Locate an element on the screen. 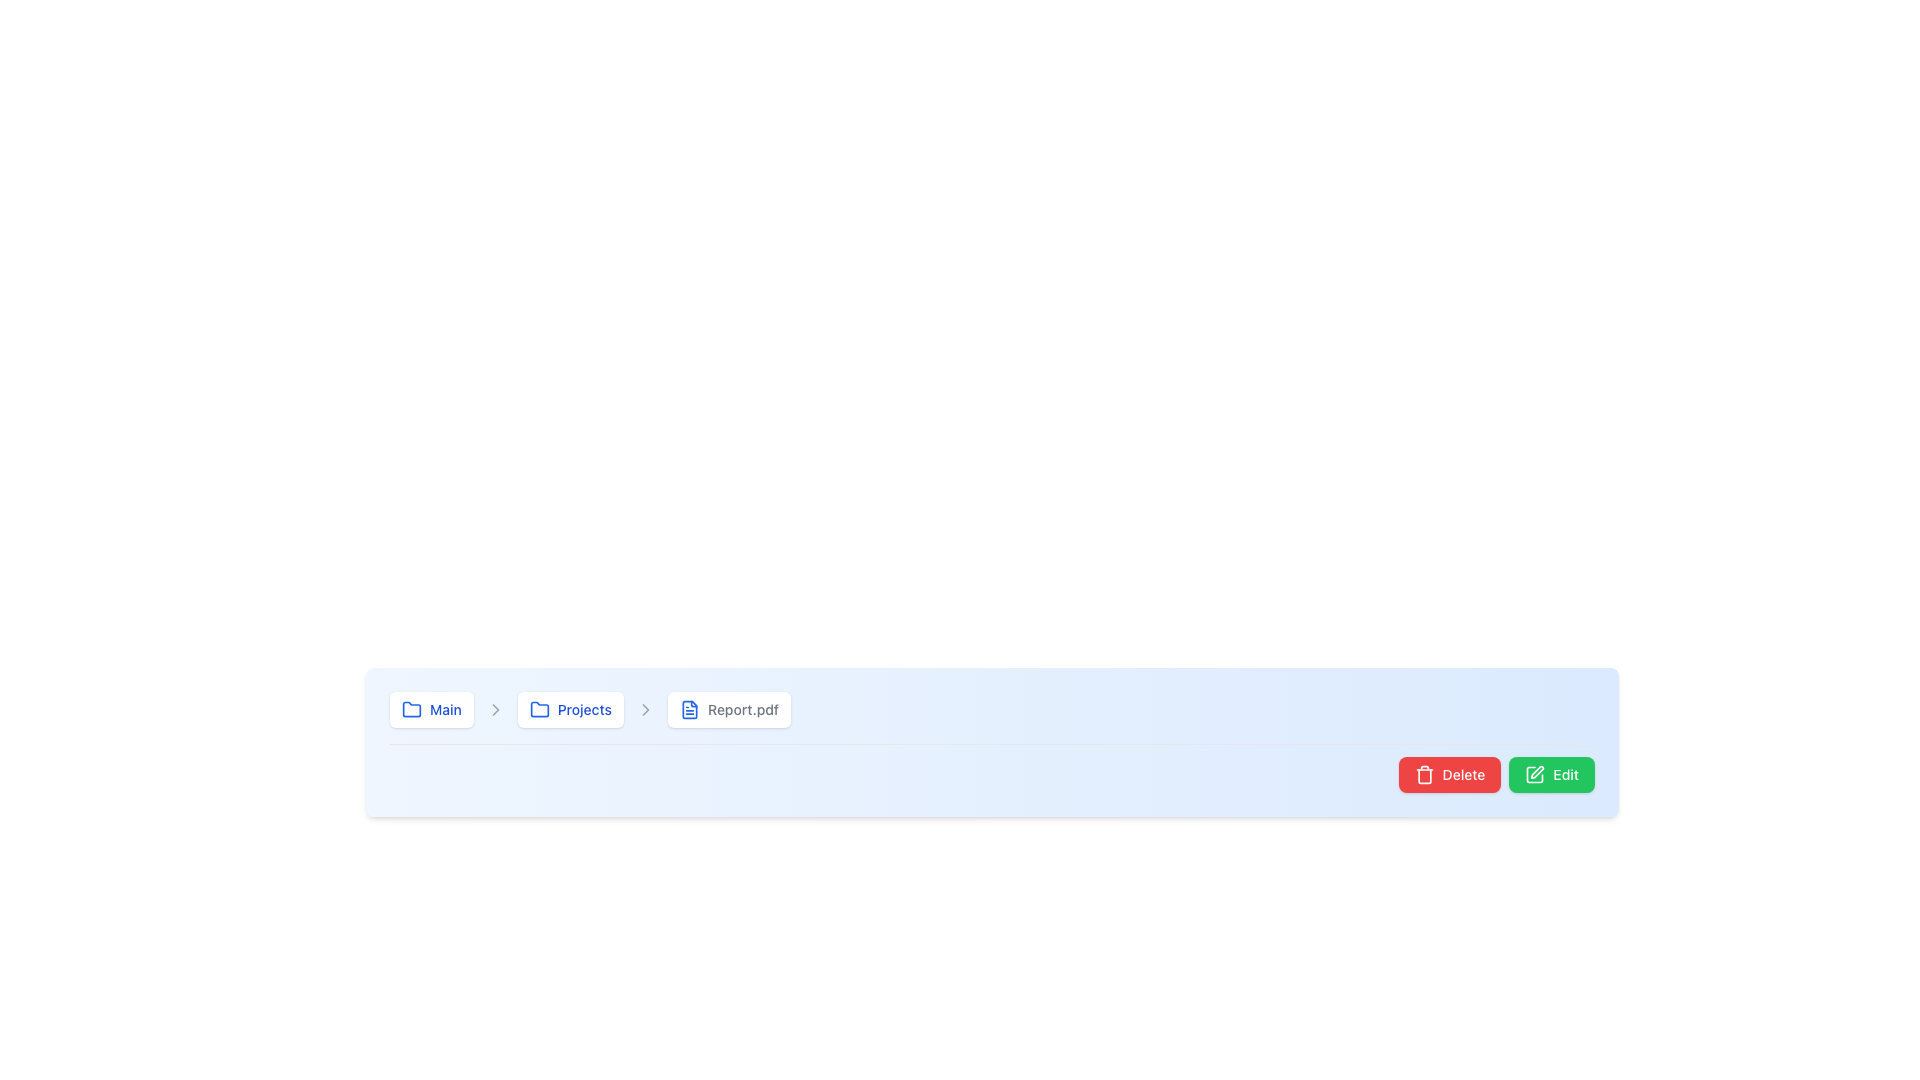 The width and height of the screenshot is (1920, 1080). the folder icon representing the 'Projects' directory in the breadcrumb navigation interface is located at coordinates (539, 708).